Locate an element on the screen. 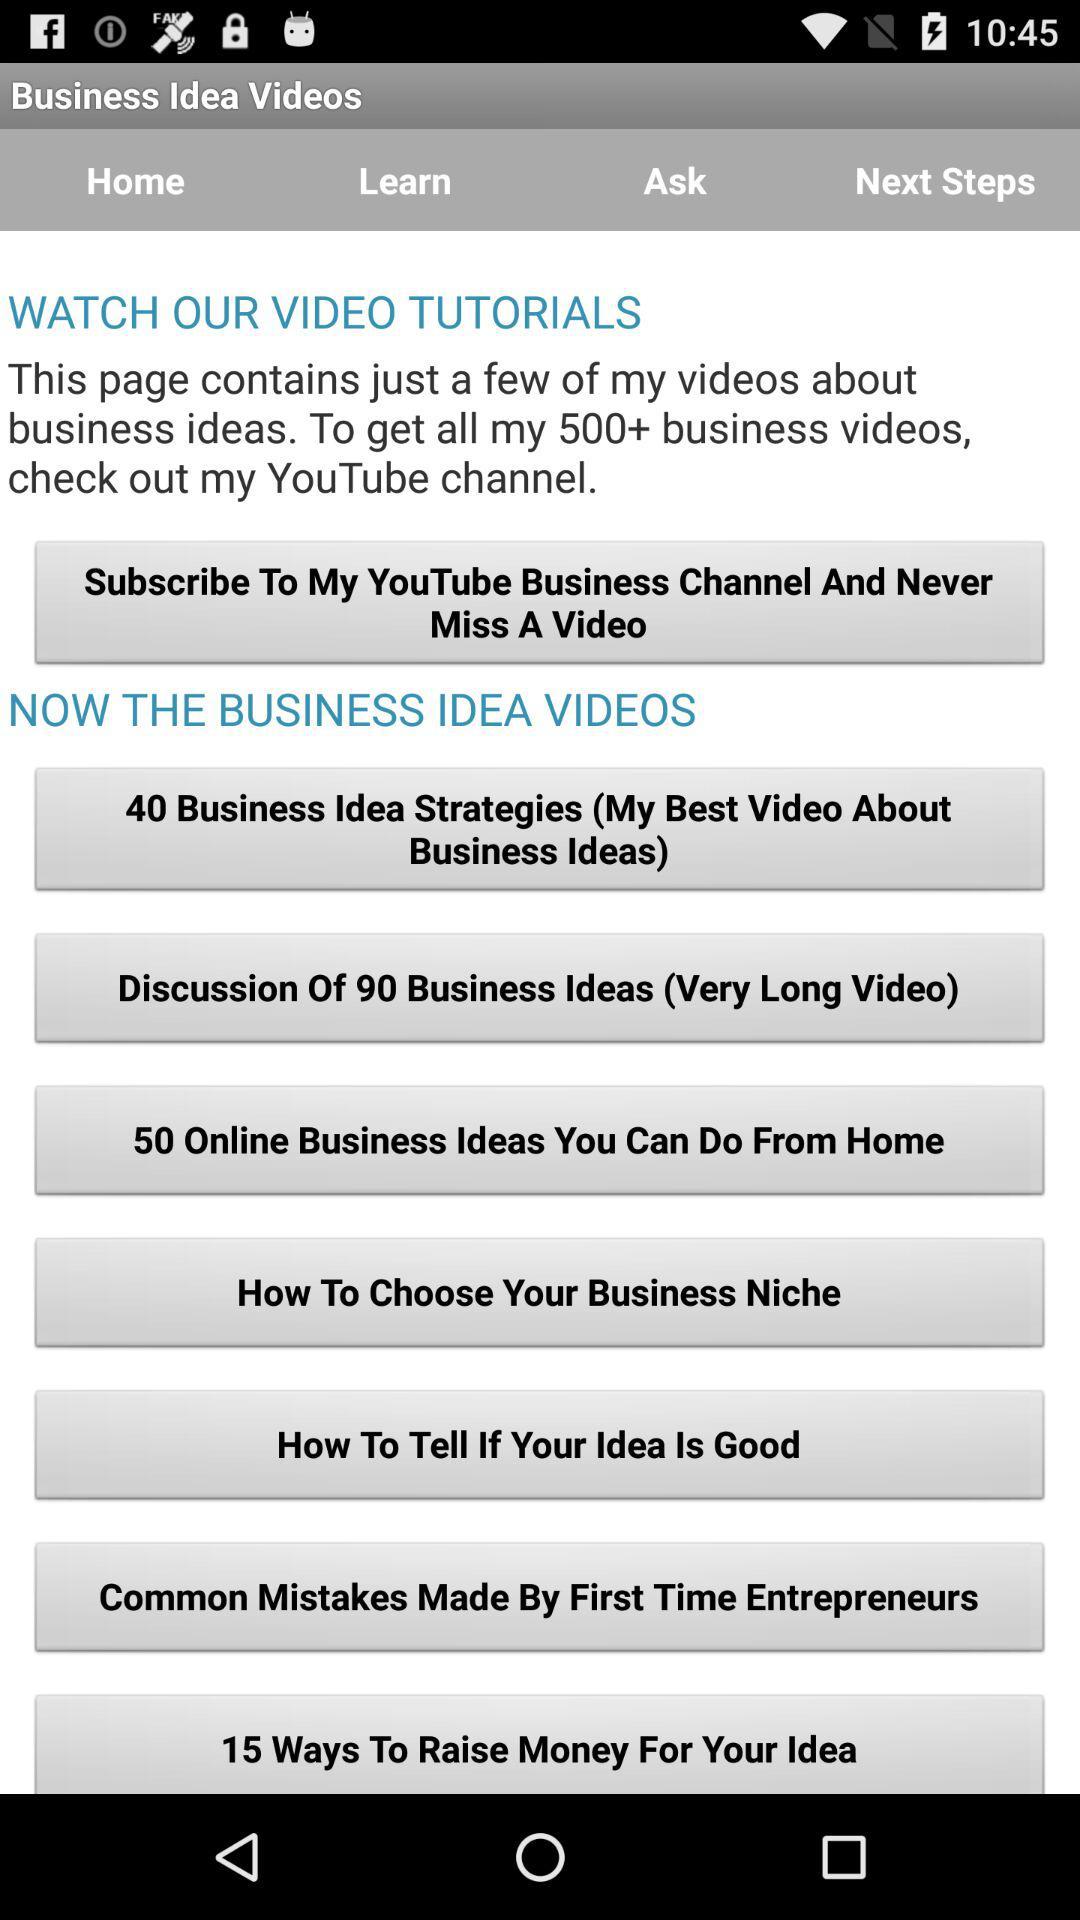  discussion of 90 is located at coordinates (540, 993).